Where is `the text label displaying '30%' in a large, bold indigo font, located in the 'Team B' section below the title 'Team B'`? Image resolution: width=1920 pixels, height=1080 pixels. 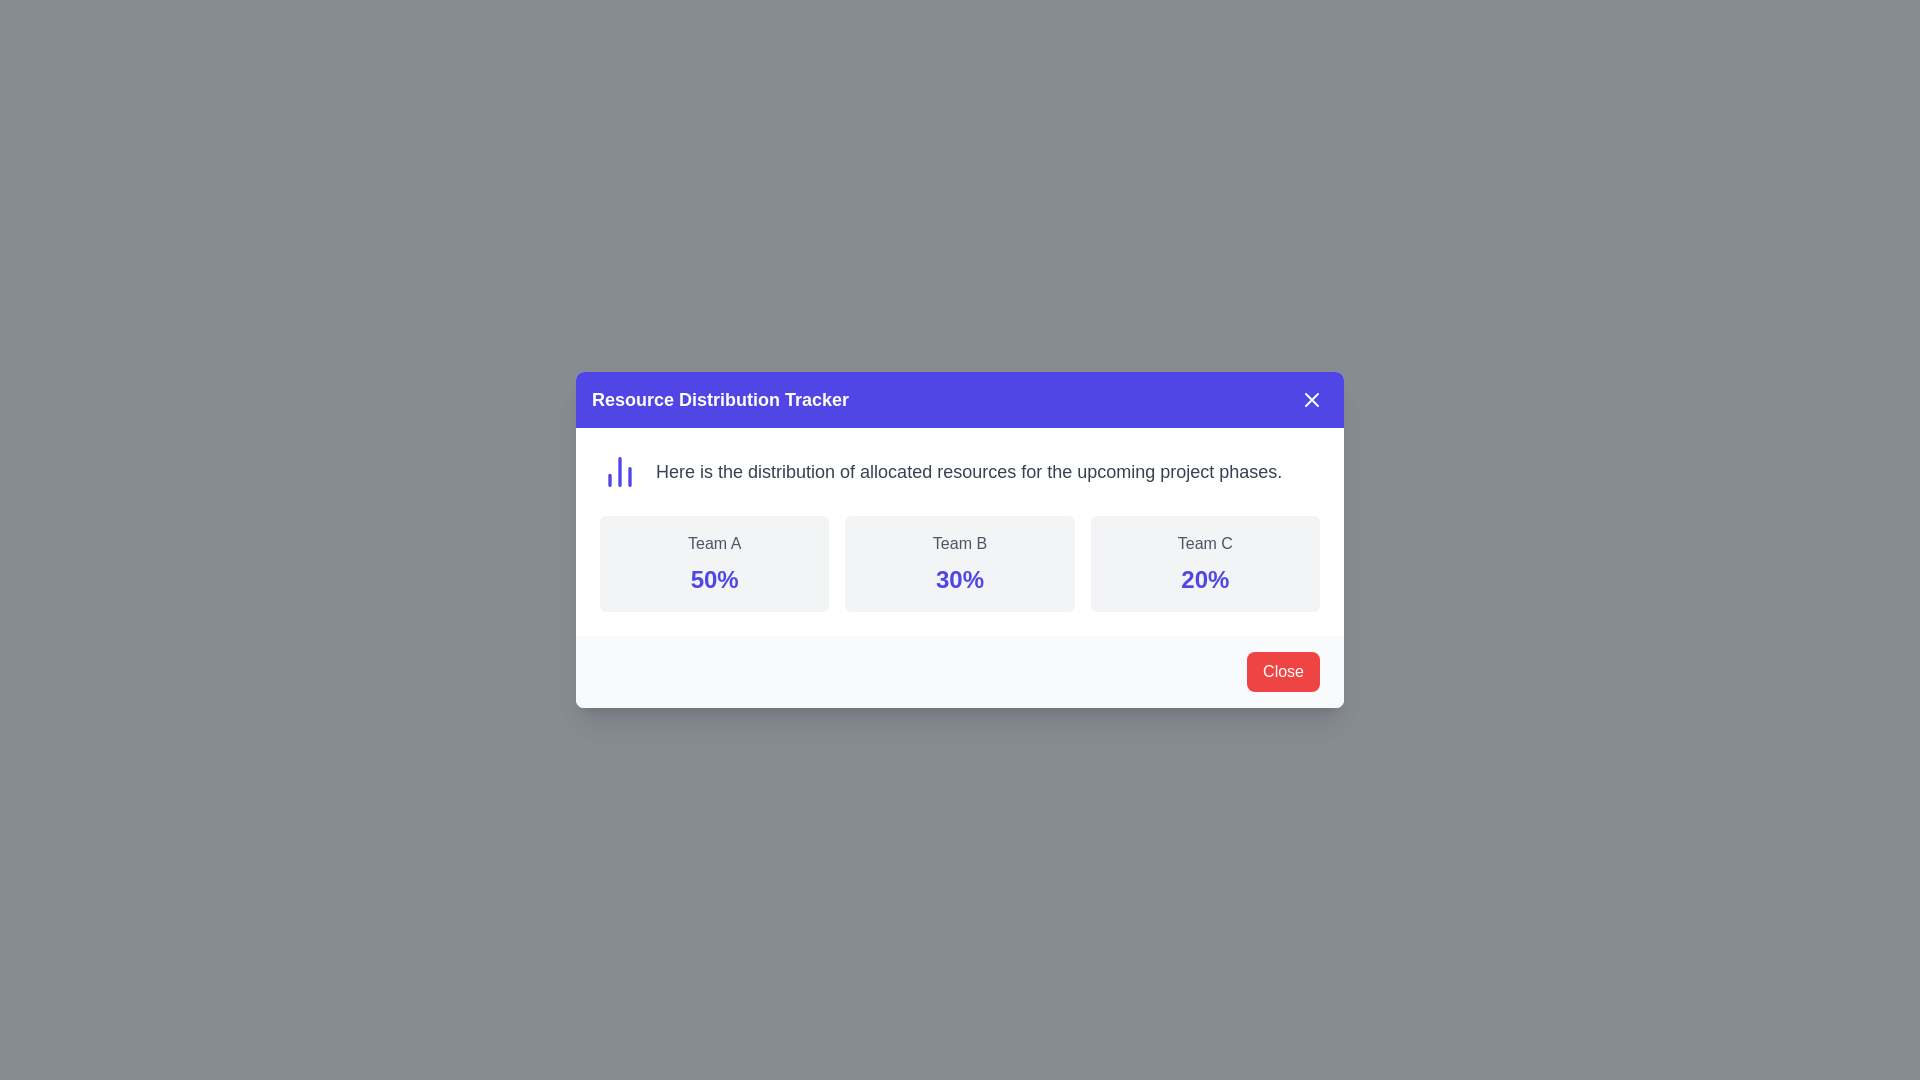
the text label displaying '30%' in a large, bold indigo font, located in the 'Team B' section below the title 'Team B' is located at coordinates (960, 579).